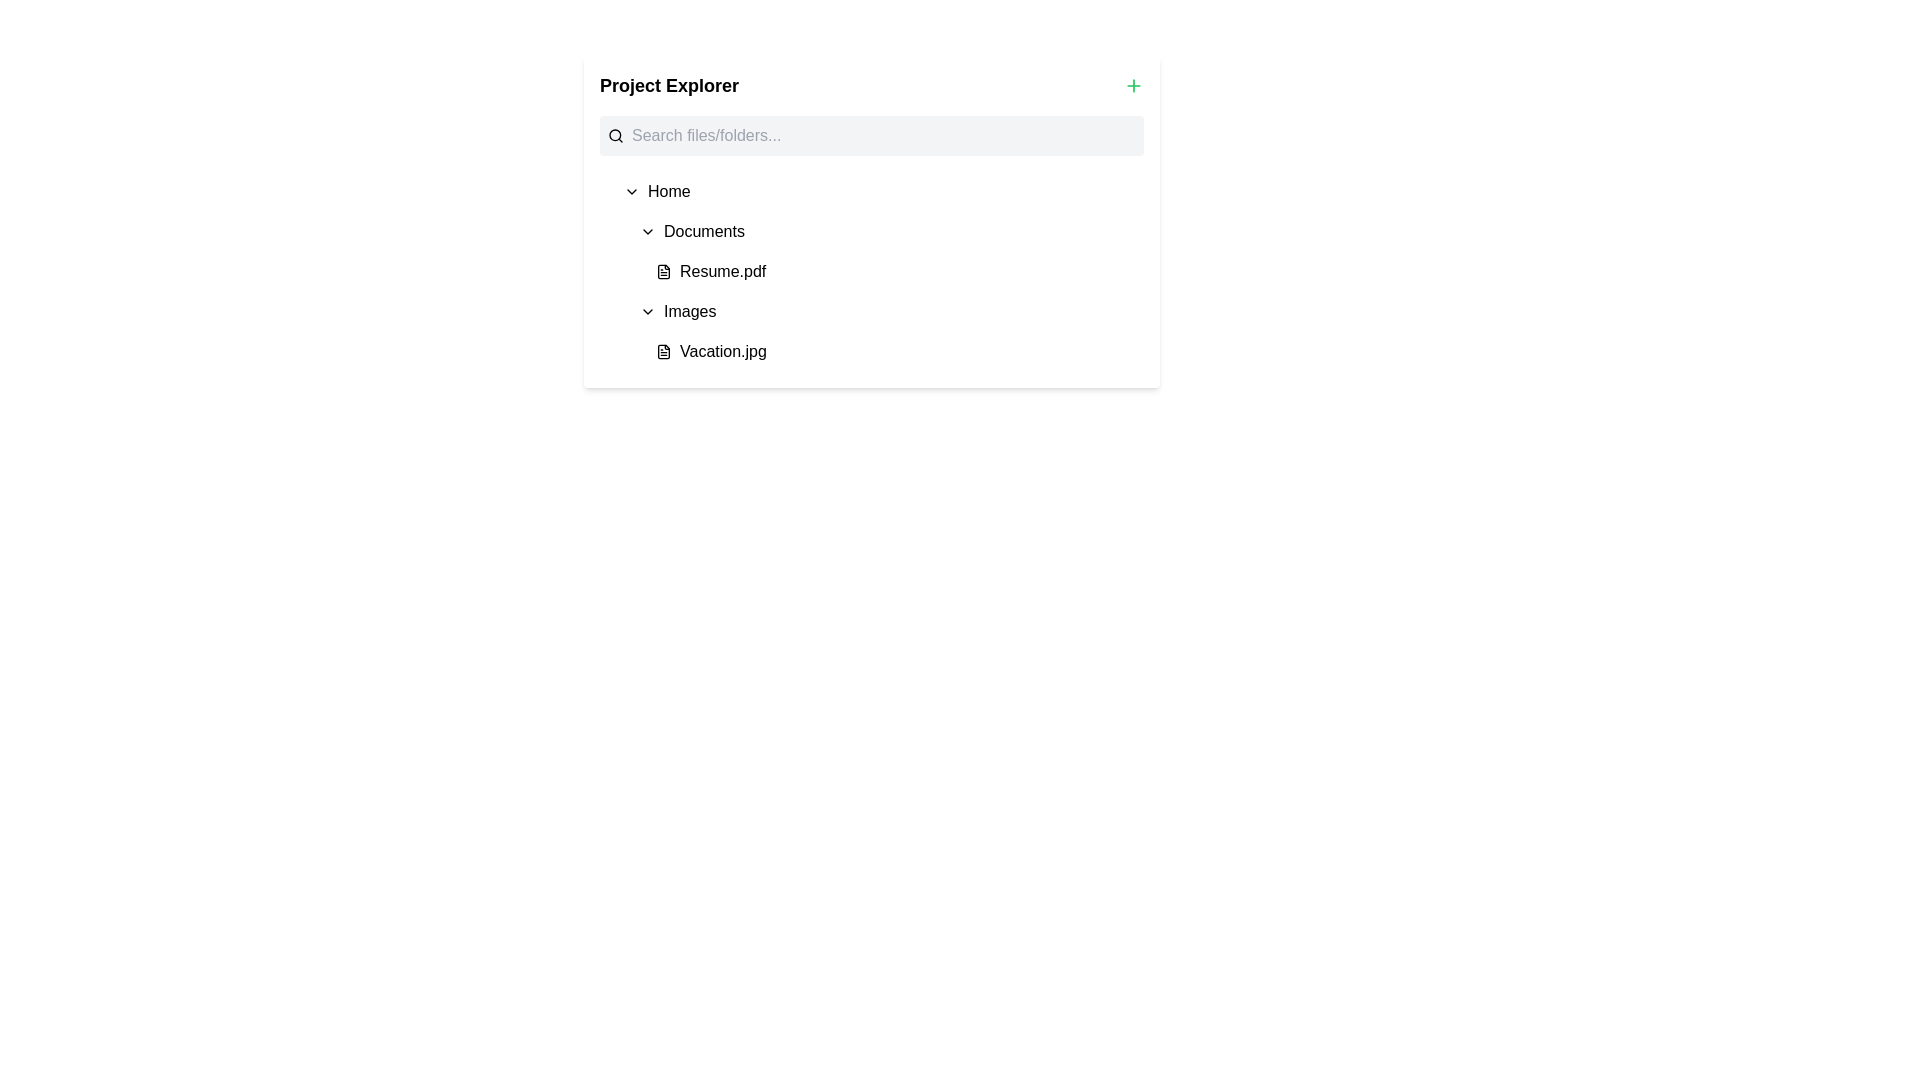 This screenshot has height=1080, width=1920. I want to click on the document file icon located to the left of 'Resume.pdf' in the list view interface, so click(663, 272).